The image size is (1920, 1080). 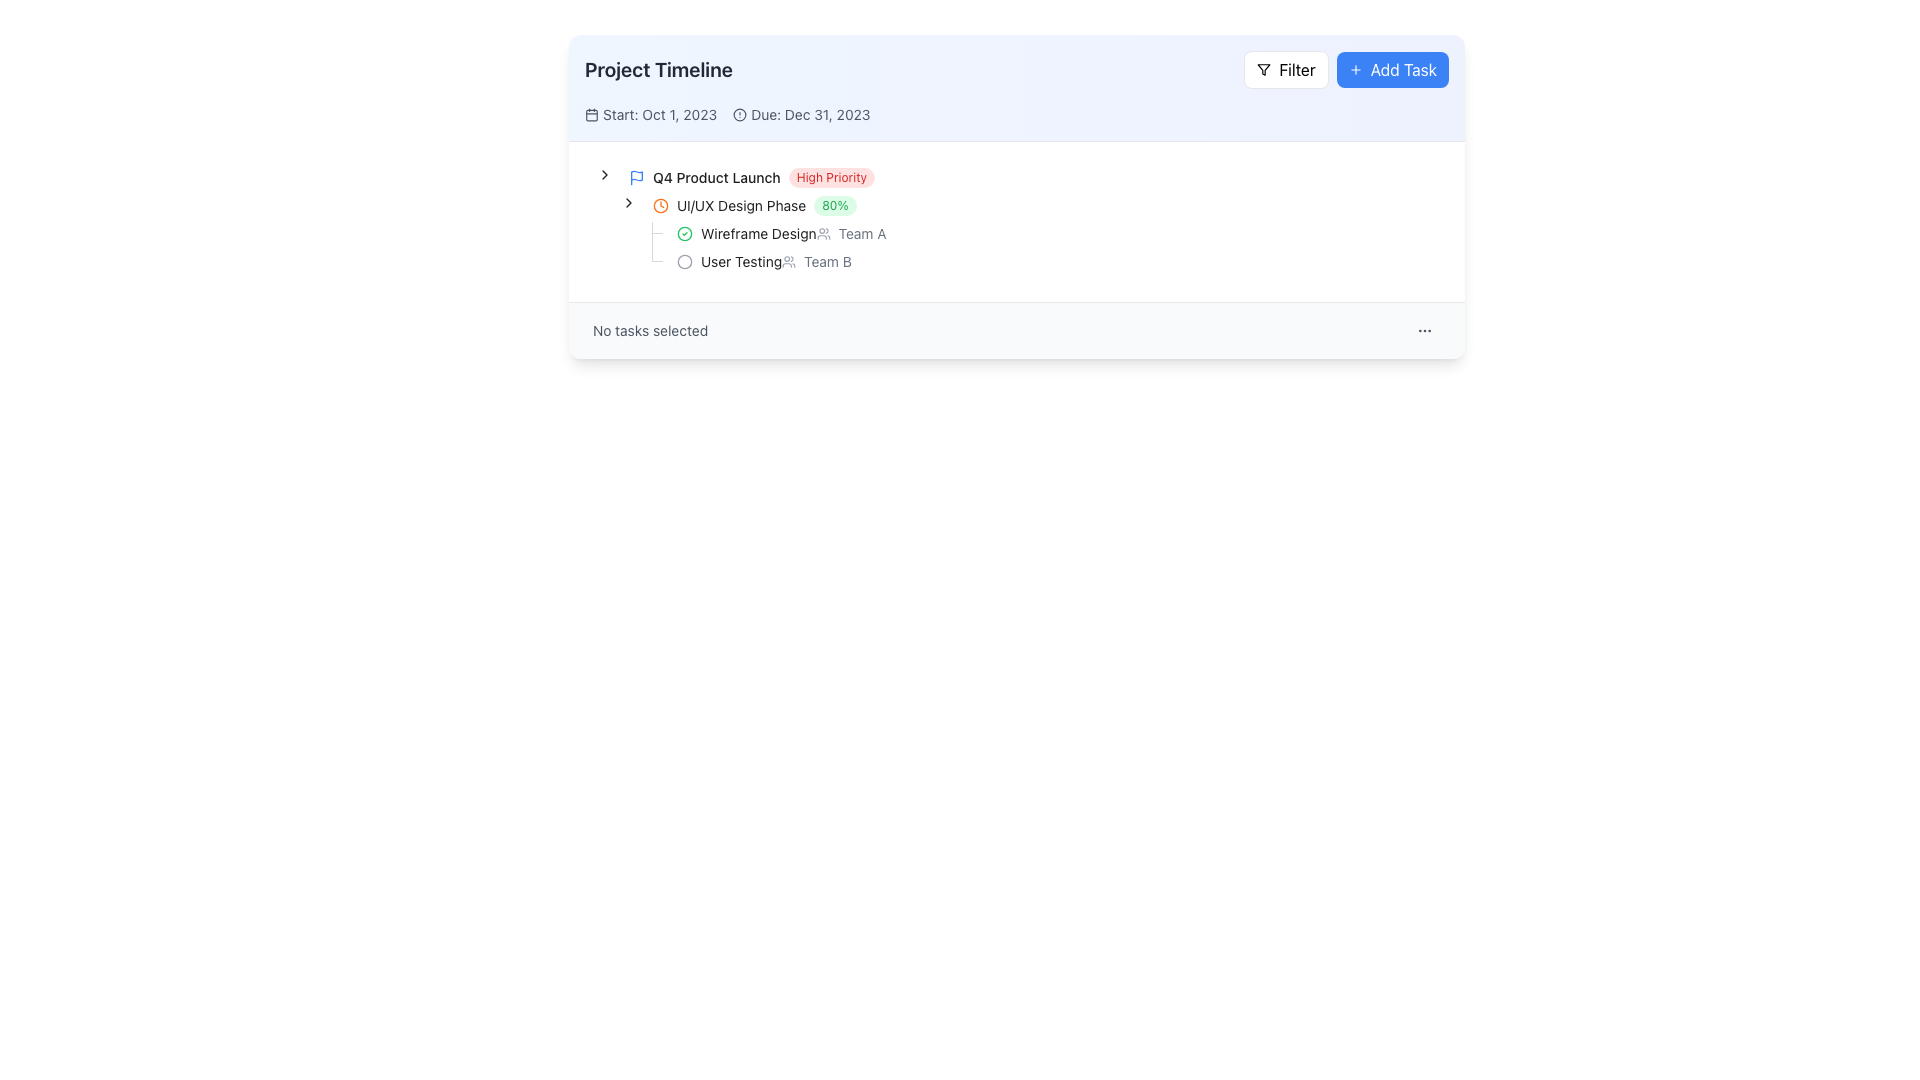 I want to click on the 'UI/UX Design Phase' text in the project timeline, so click(x=753, y=205).